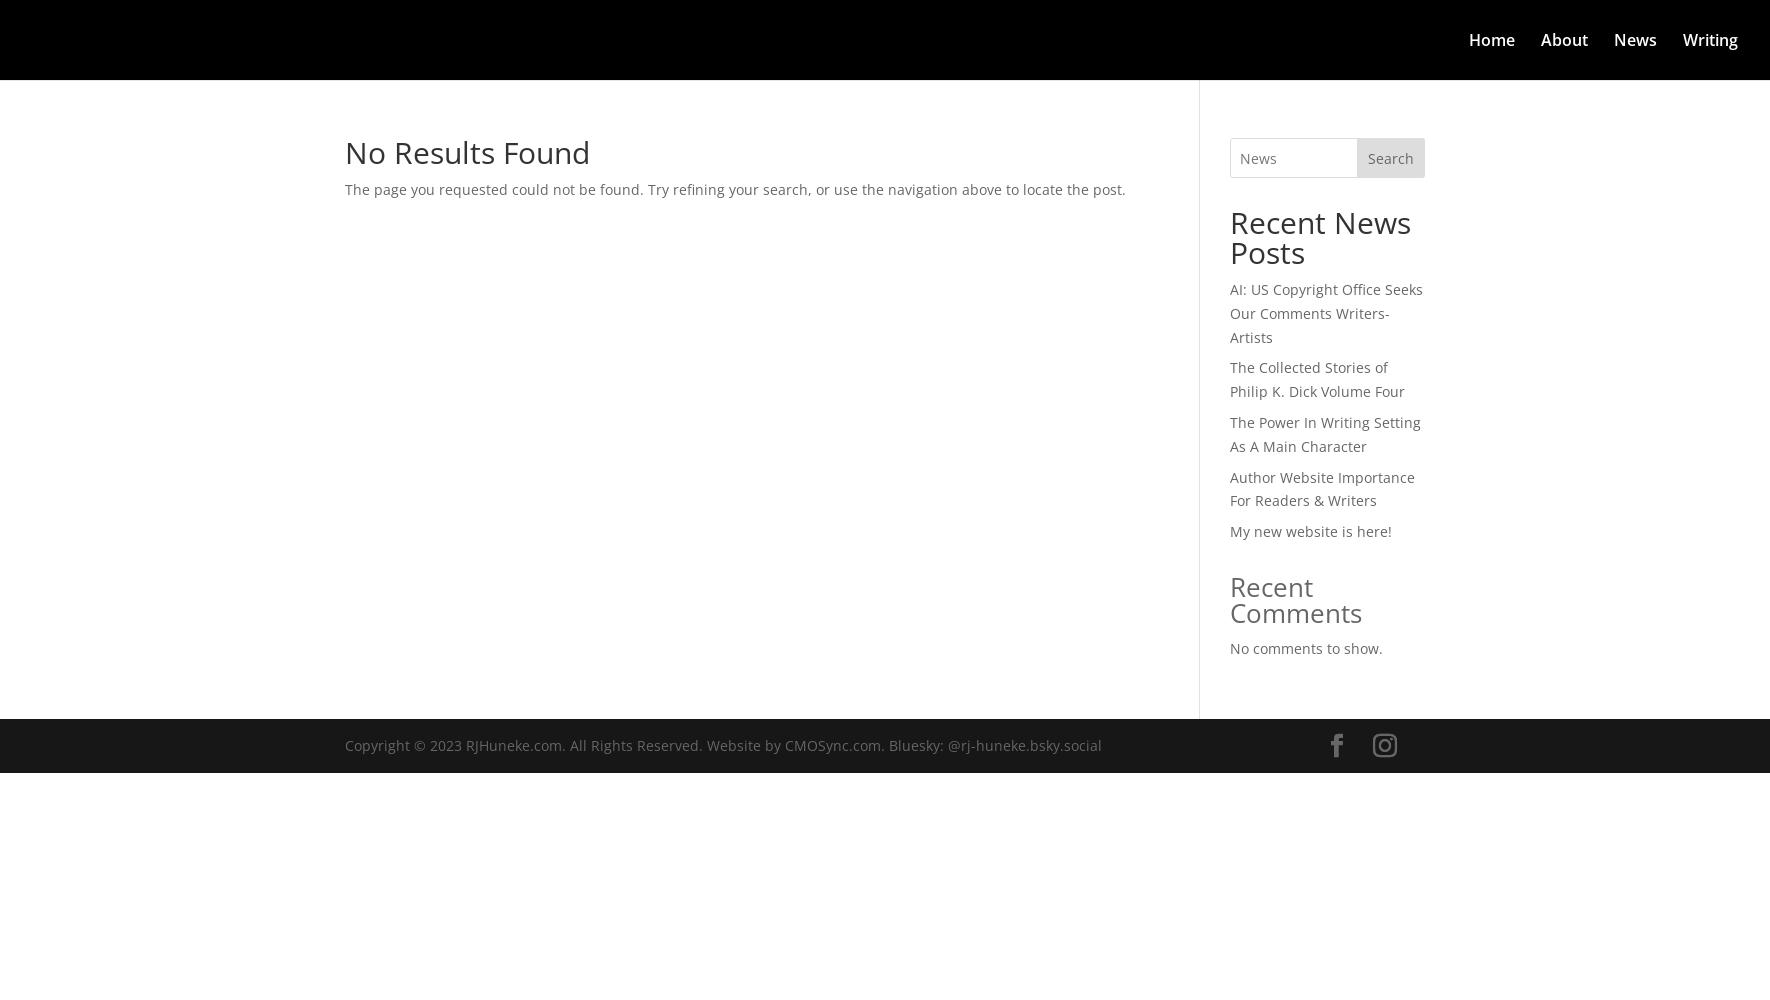 This screenshot has width=1770, height=1000. I want to click on 'My new website is here!', so click(1308, 531).